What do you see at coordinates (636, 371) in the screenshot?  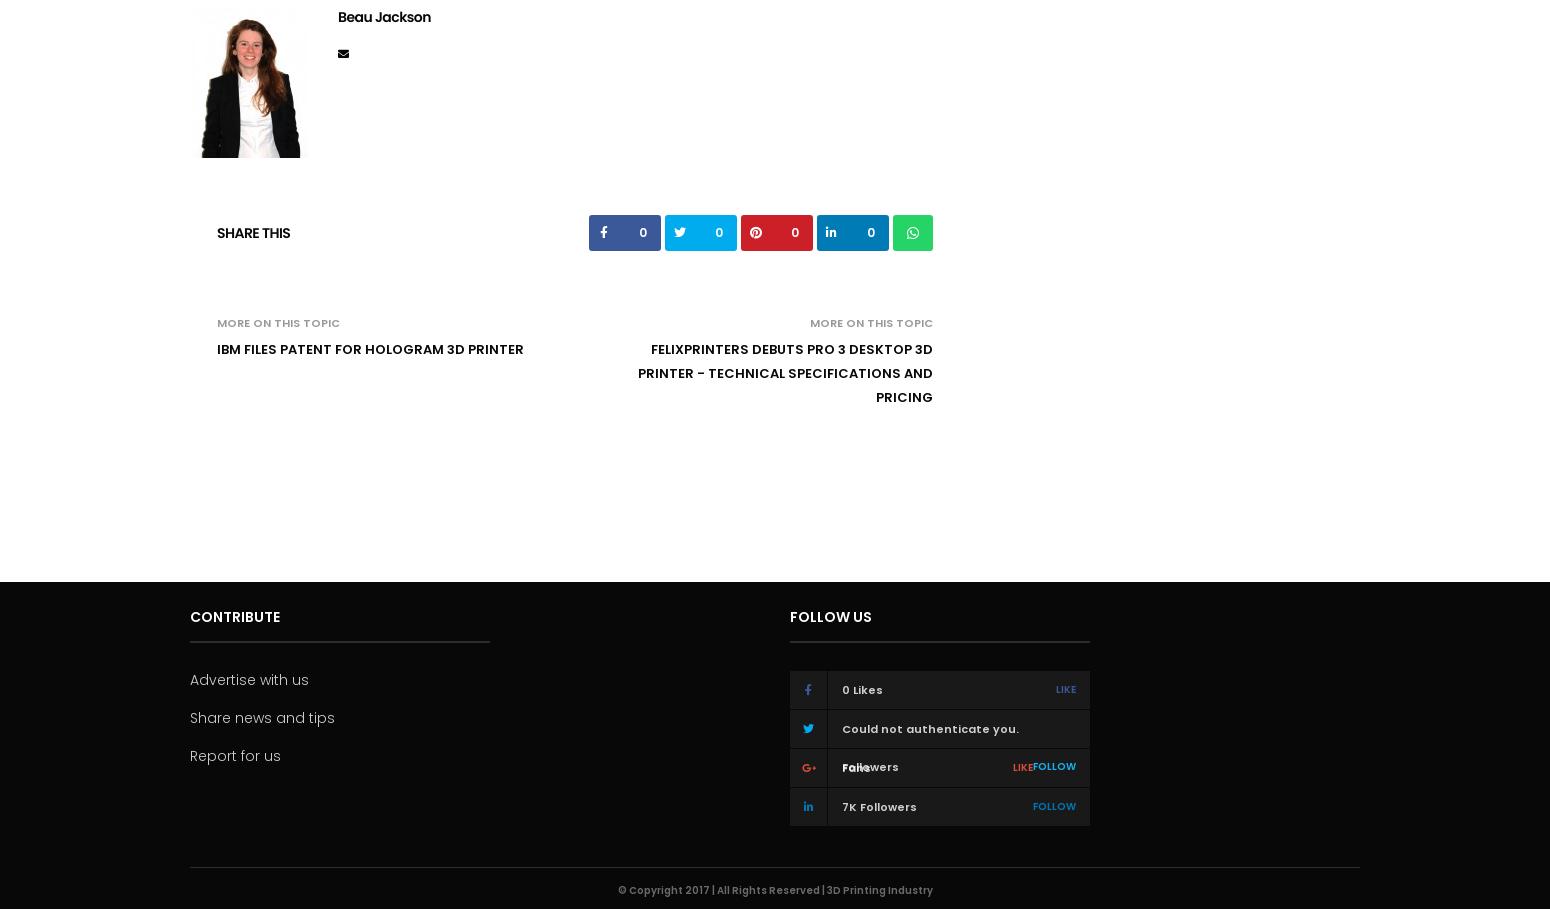 I see `'FELIXprinters debuts Pro 3 desktop 3D printer - technical specifications and pricing'` at bounding box center [636, 371].